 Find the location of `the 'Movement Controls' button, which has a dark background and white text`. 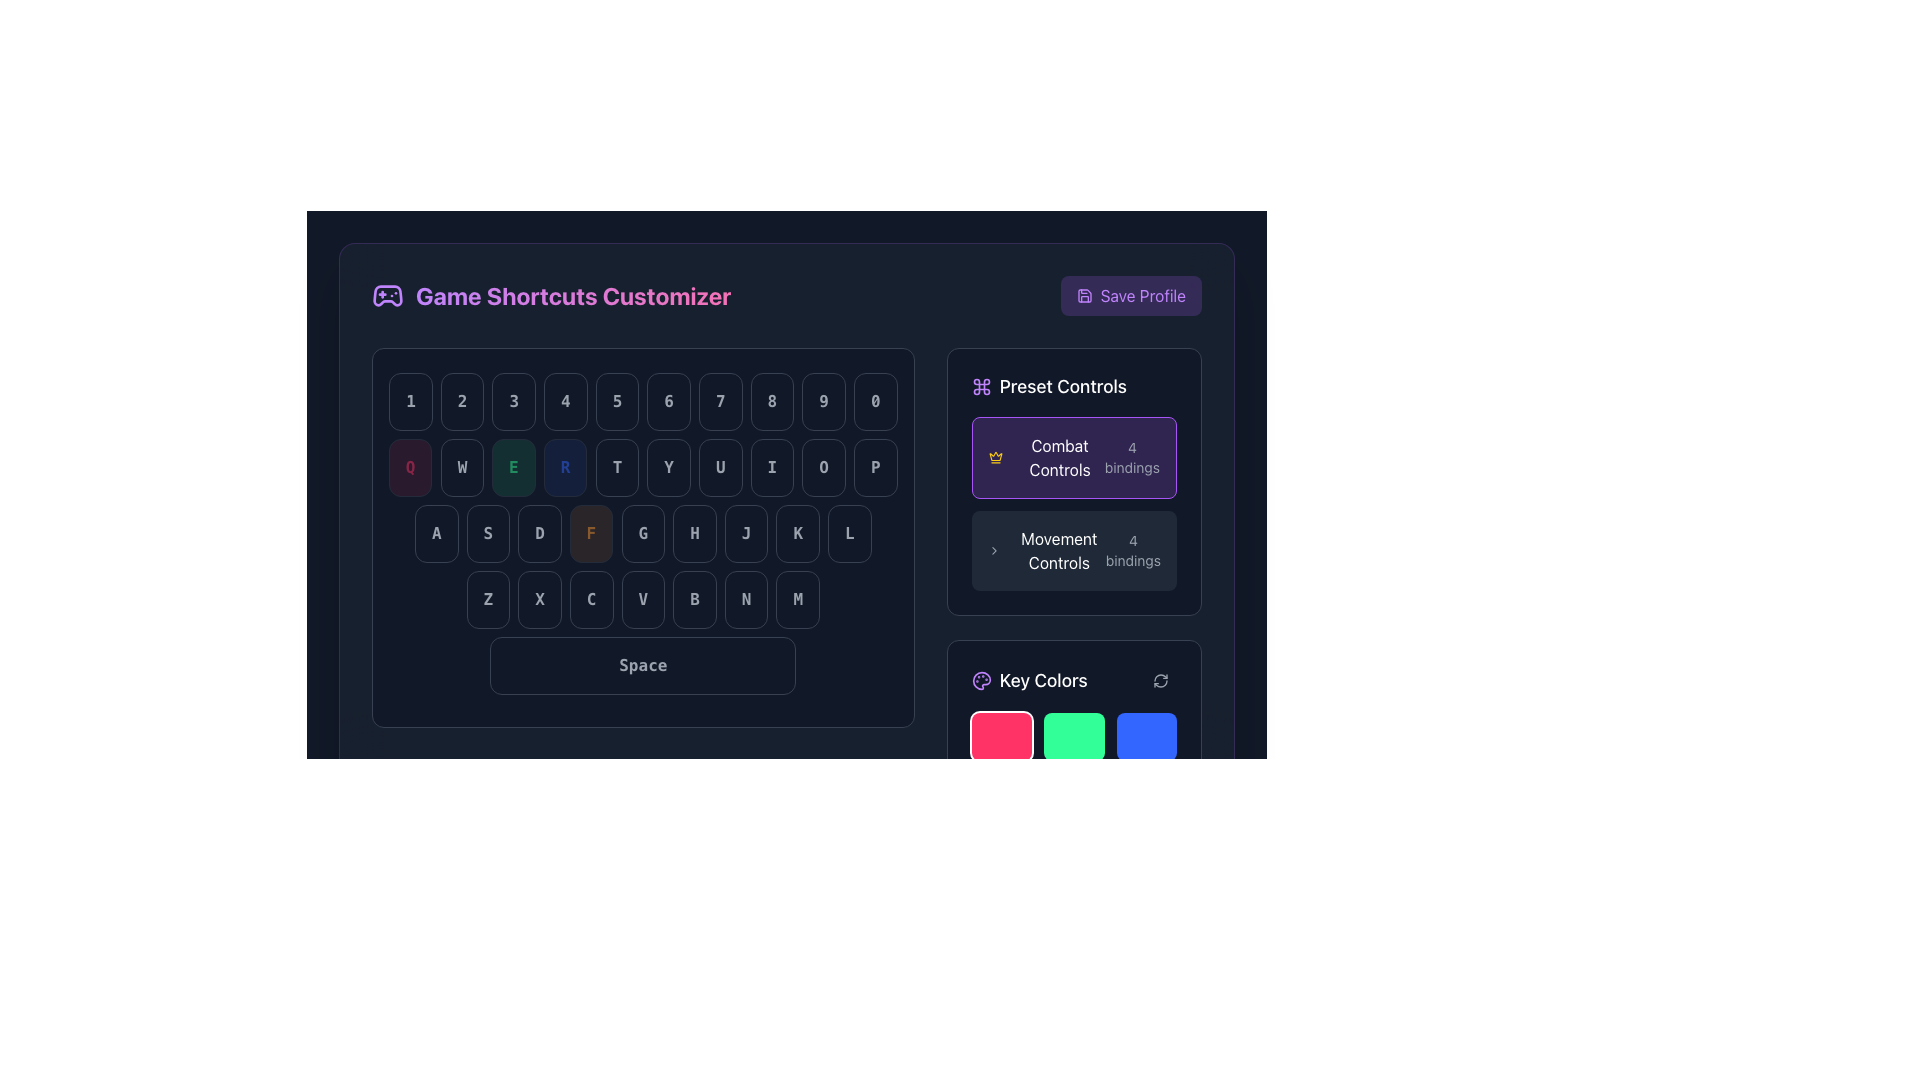

the 'Movement Controls' button, which has a dark background and white text is located at coordinates (1073, 551).